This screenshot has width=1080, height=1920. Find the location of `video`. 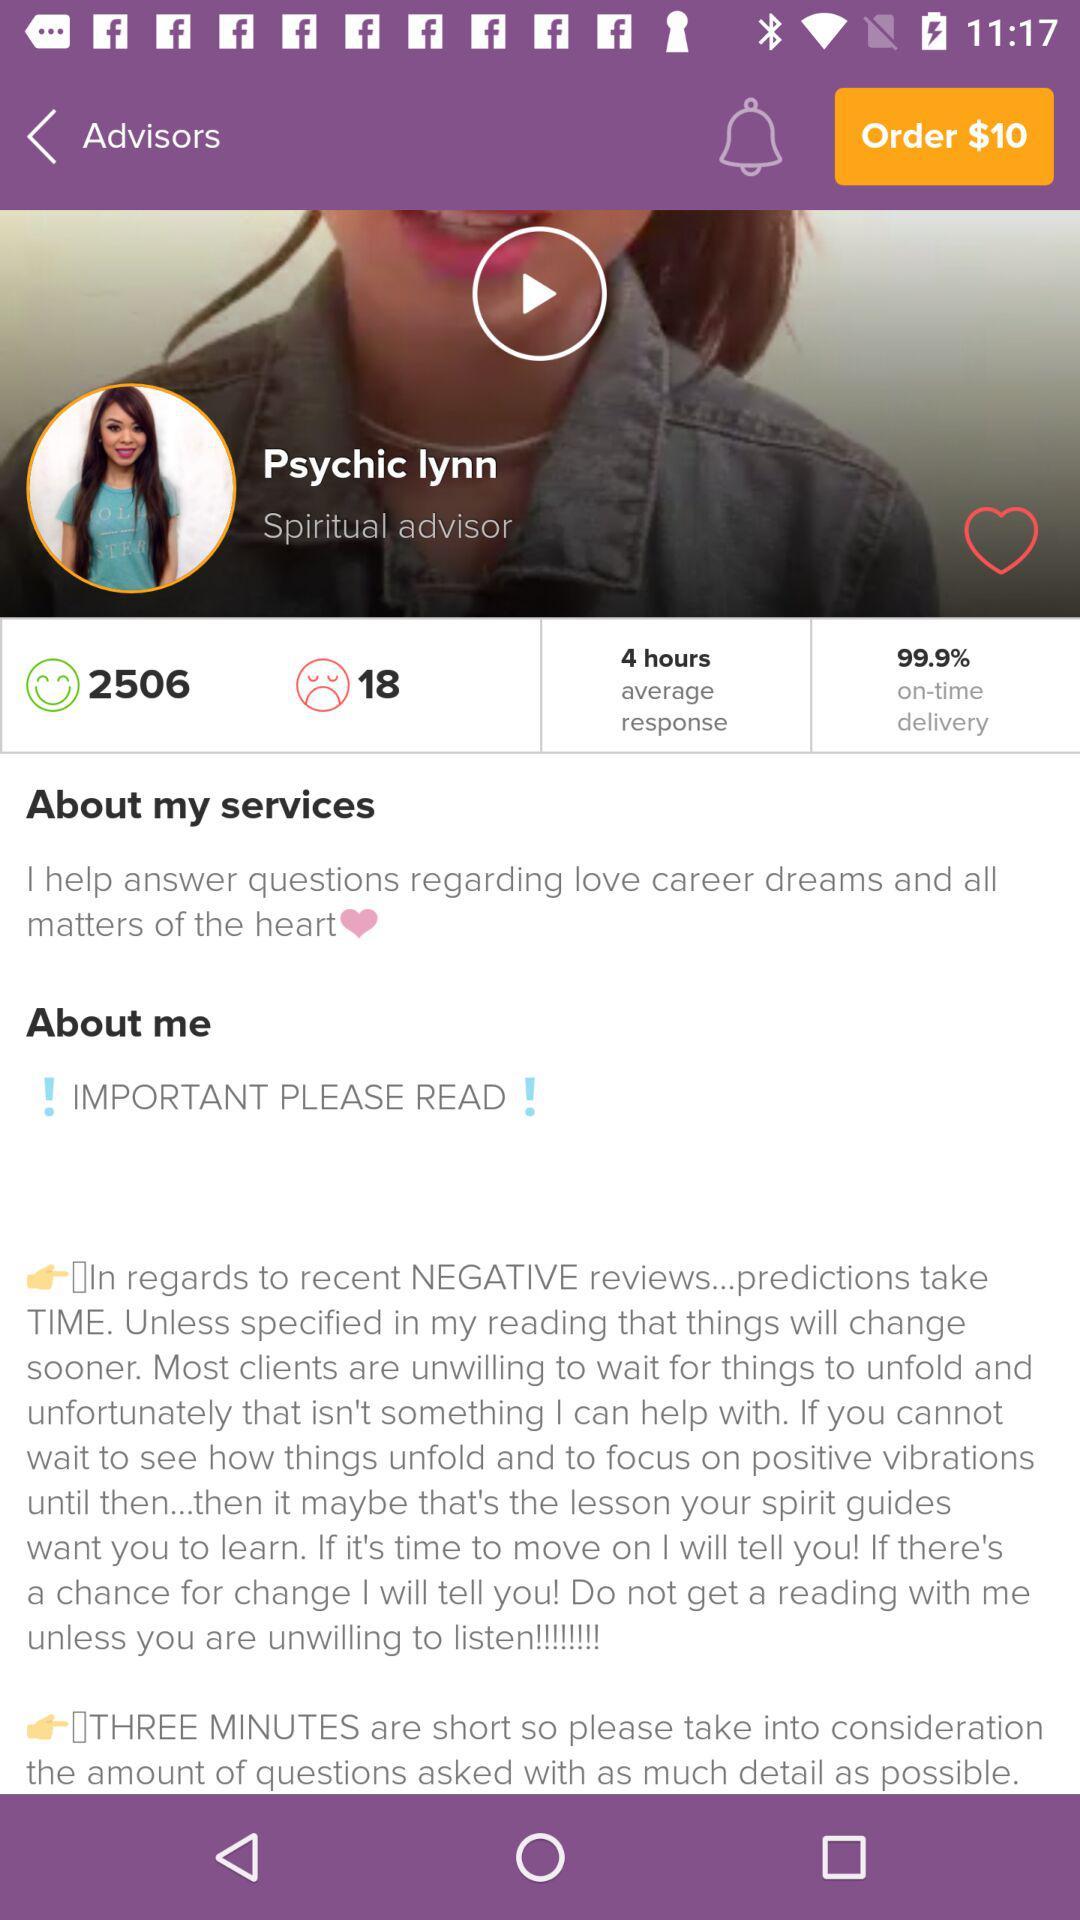

video is located at coordinates (538, 292).